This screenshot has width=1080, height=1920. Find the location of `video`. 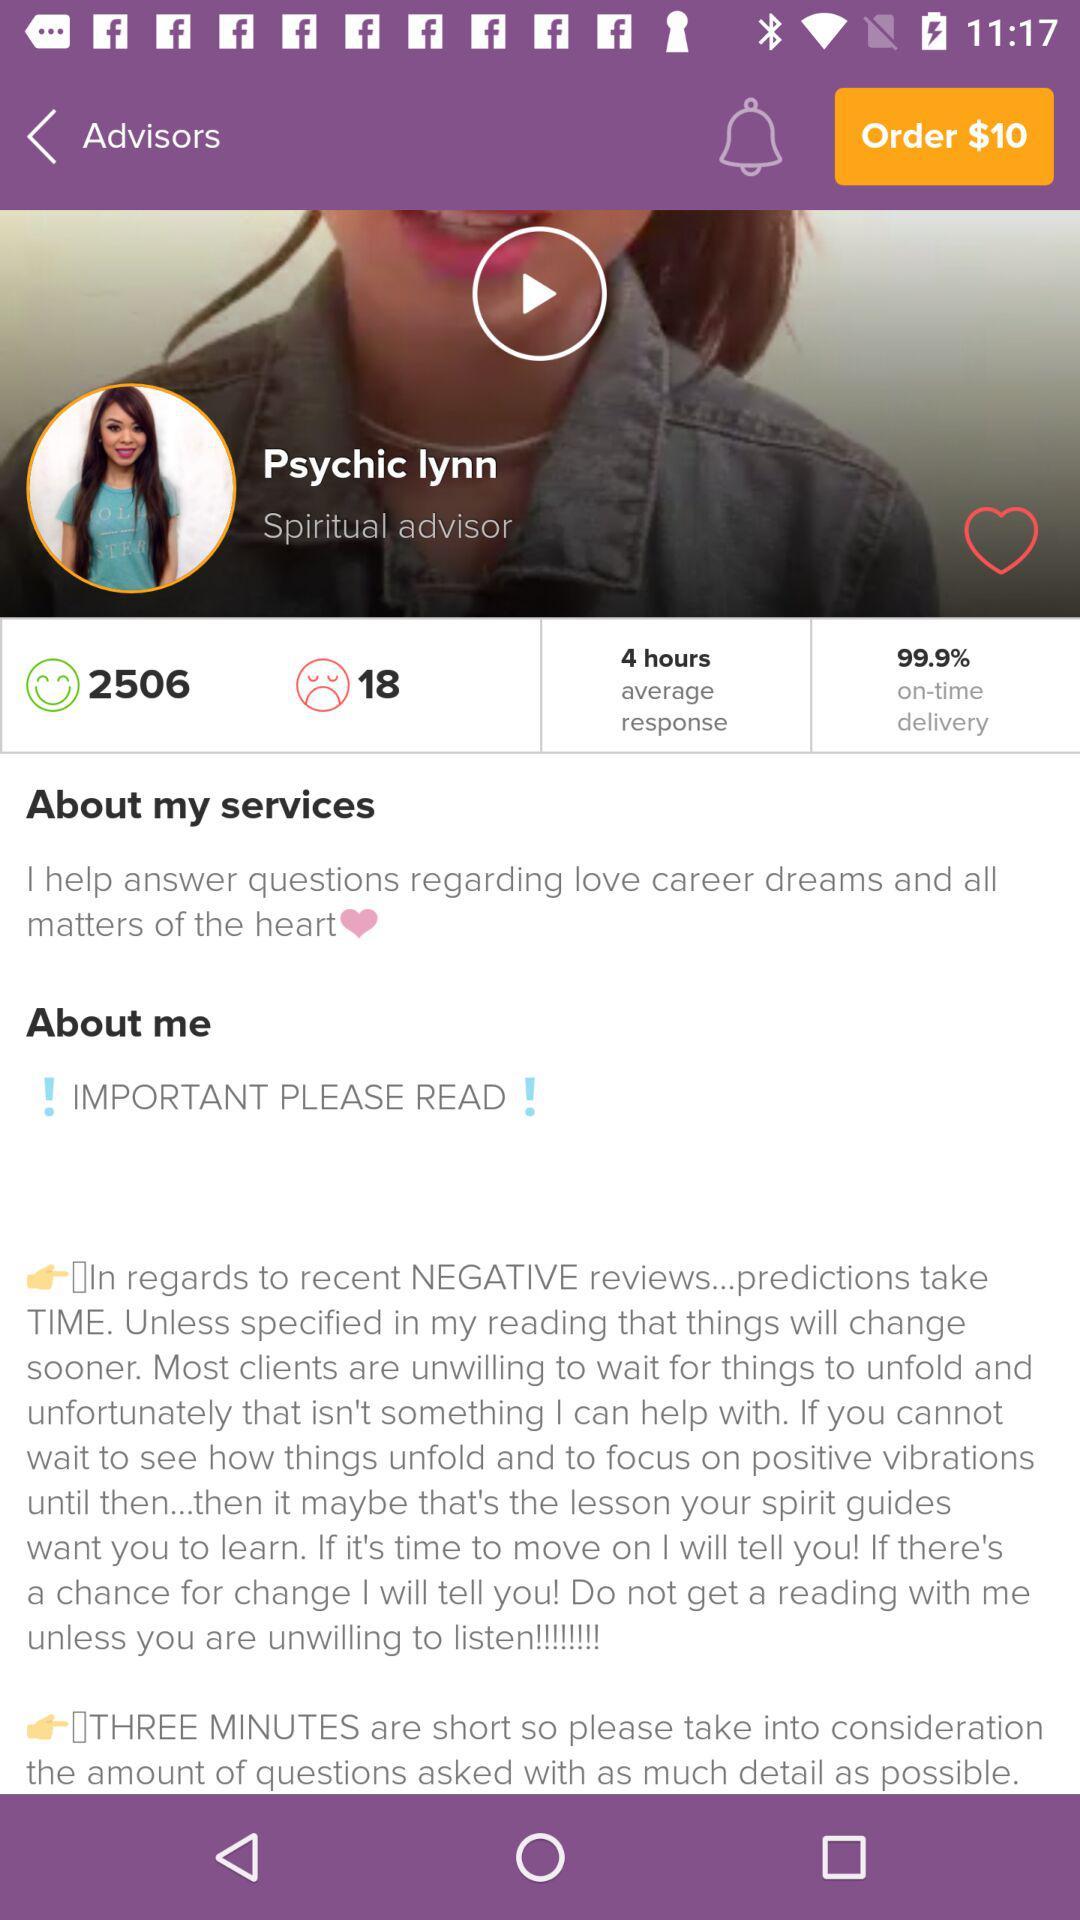

video is located at coordinates (538, 292).